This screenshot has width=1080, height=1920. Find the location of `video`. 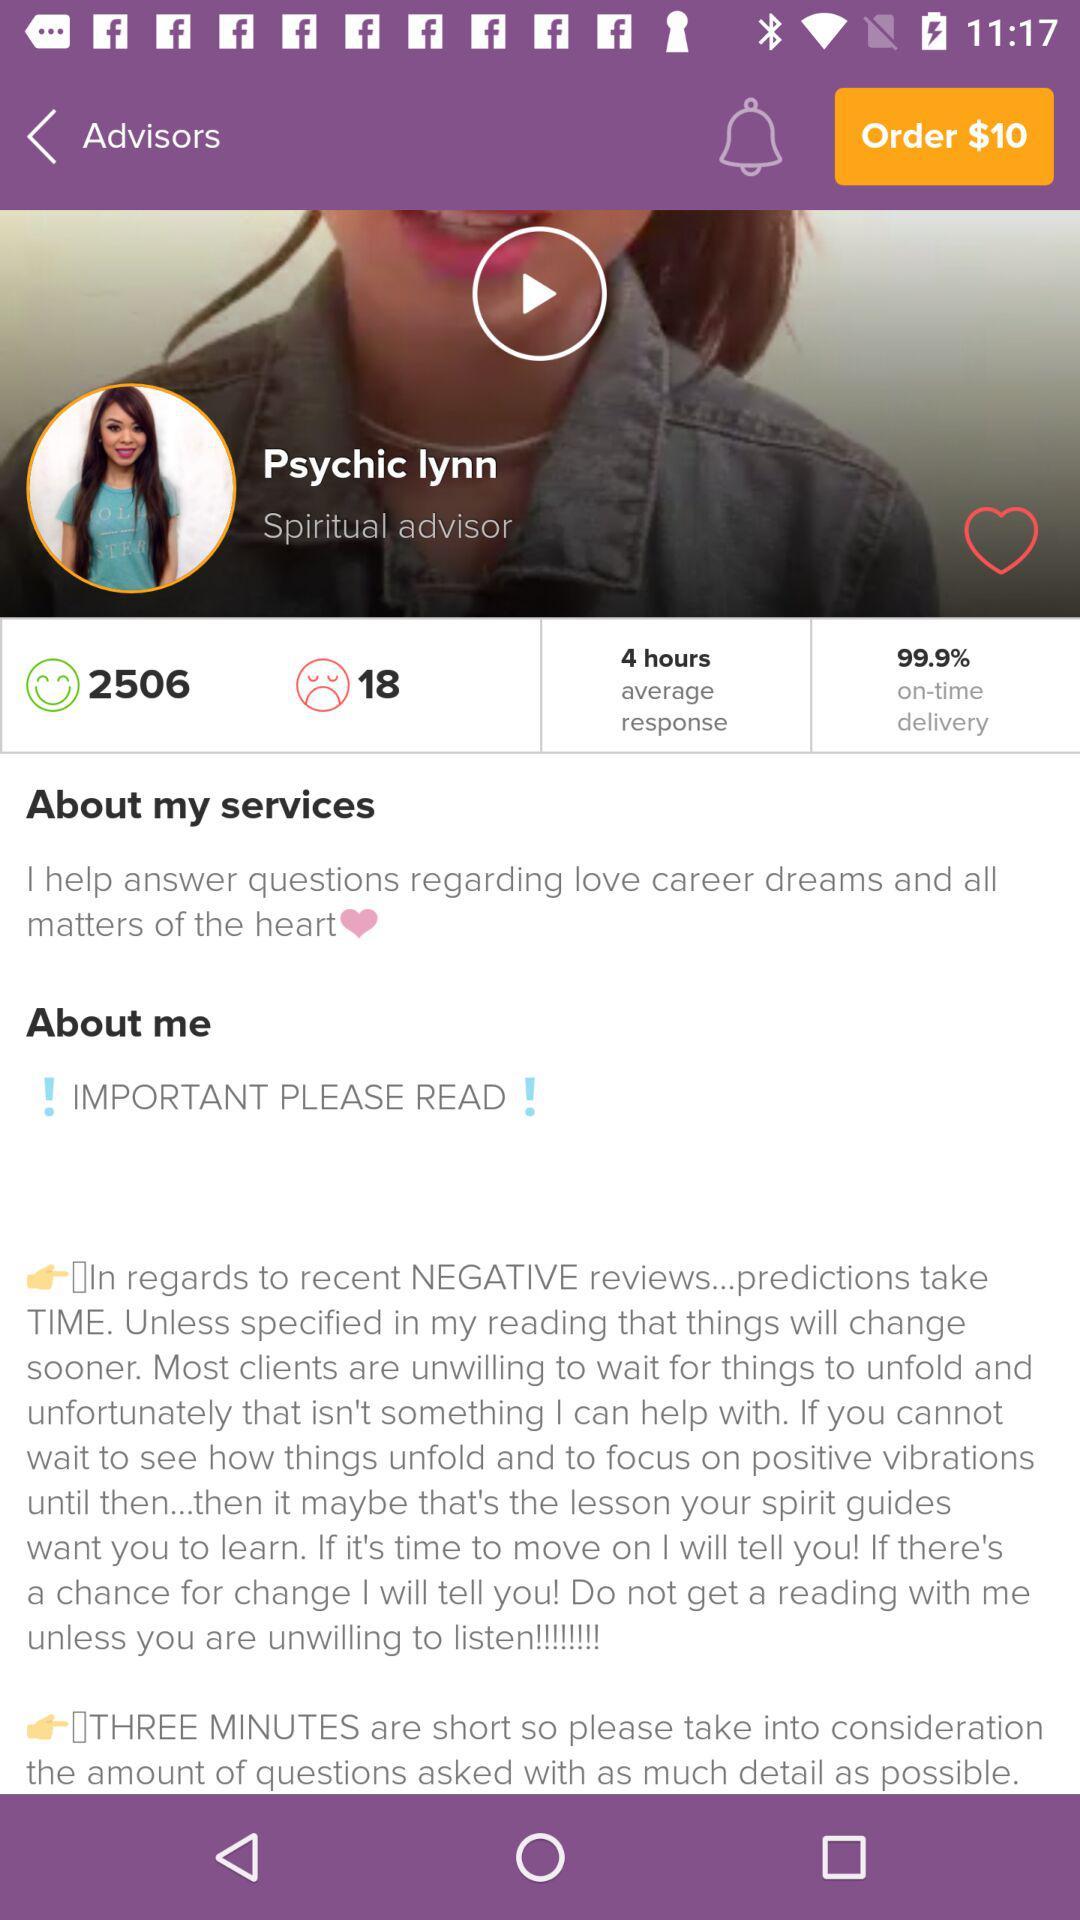

video is located at coordinates (538, 292).